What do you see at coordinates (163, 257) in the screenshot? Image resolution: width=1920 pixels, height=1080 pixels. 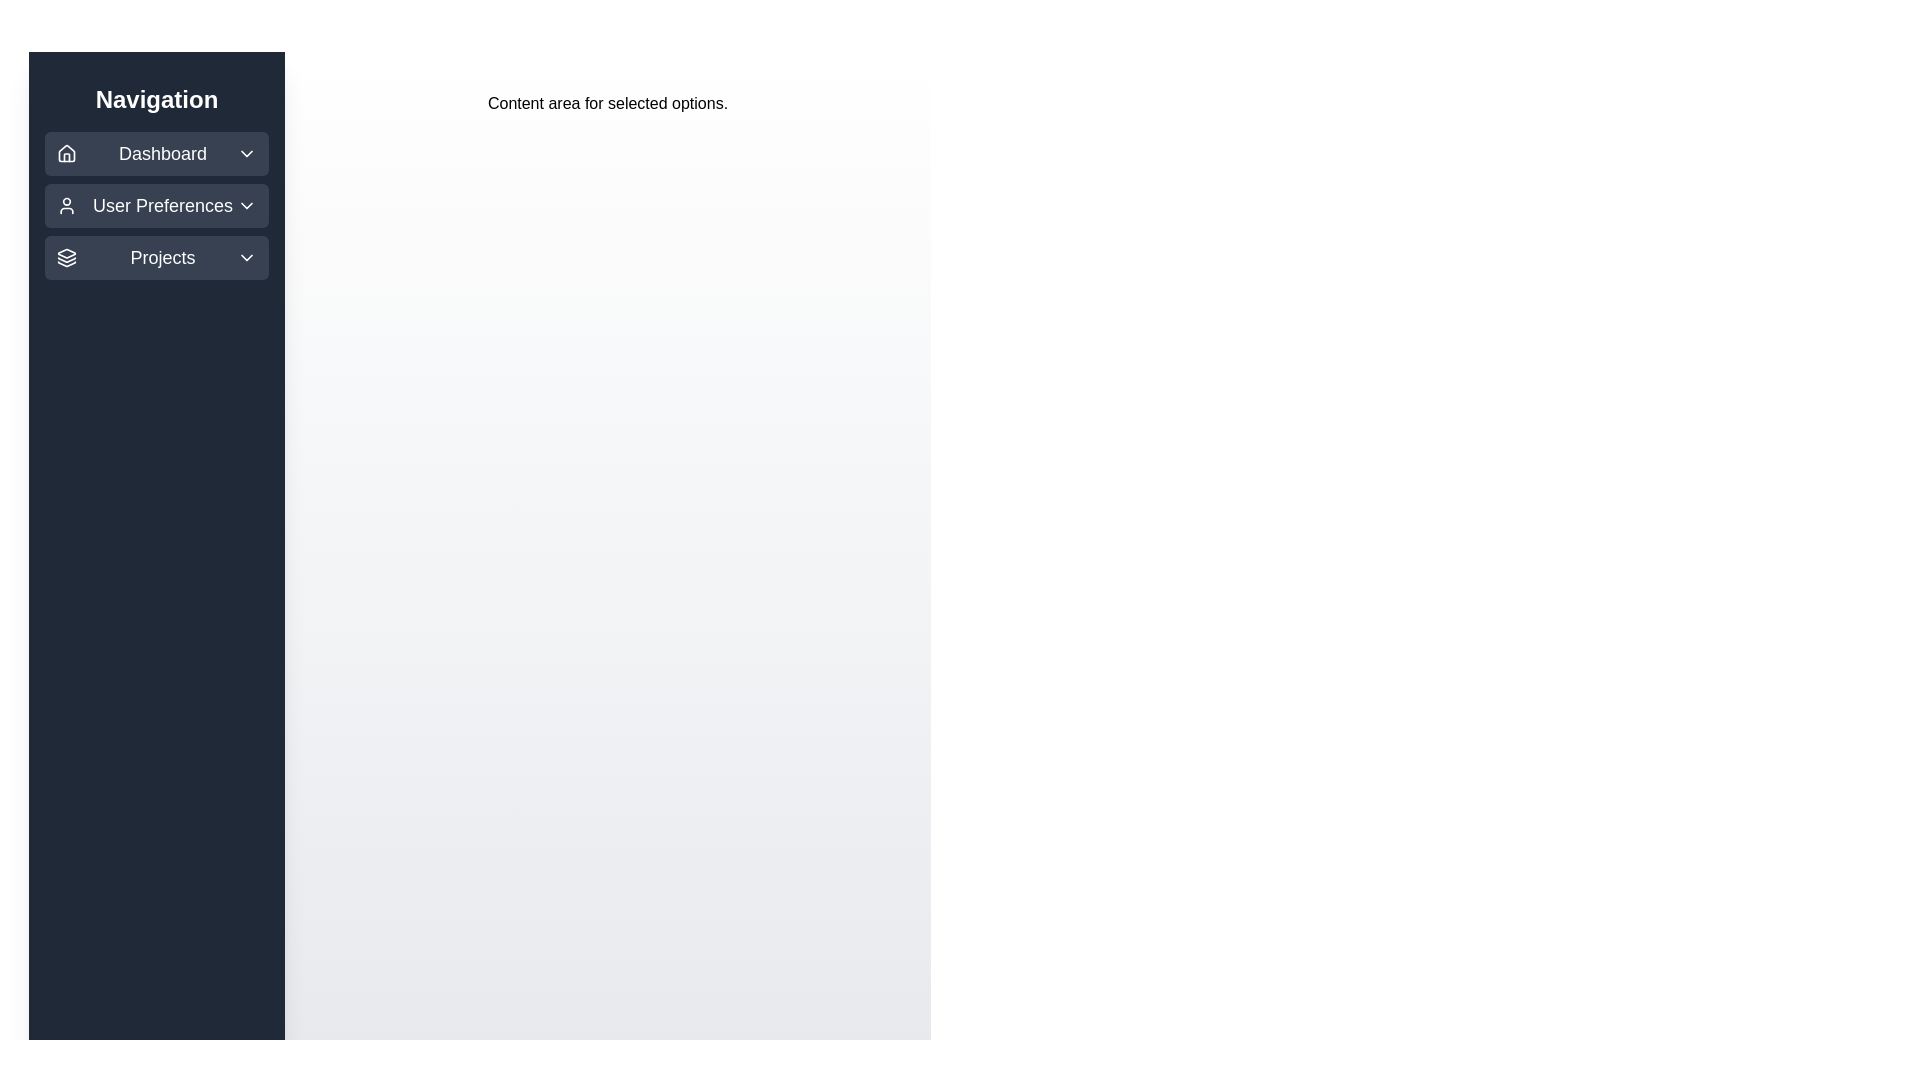 I see `'Projects' label in the navigation menu, which indicates the section for managing projects, located near the top of the sidebar as the third item in the list` at bounding box center [163, 257].